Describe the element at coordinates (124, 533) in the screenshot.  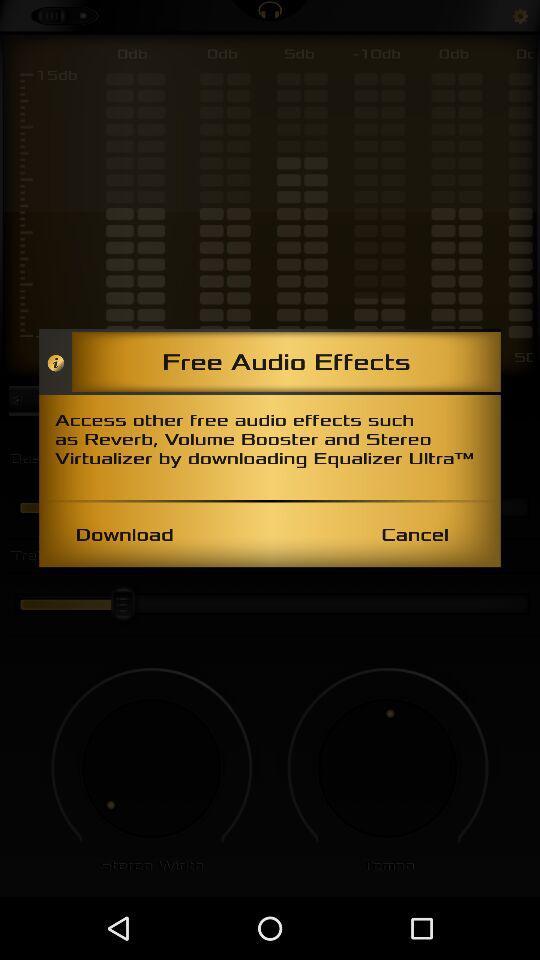
I see `item to the left of the cancel` at that location.